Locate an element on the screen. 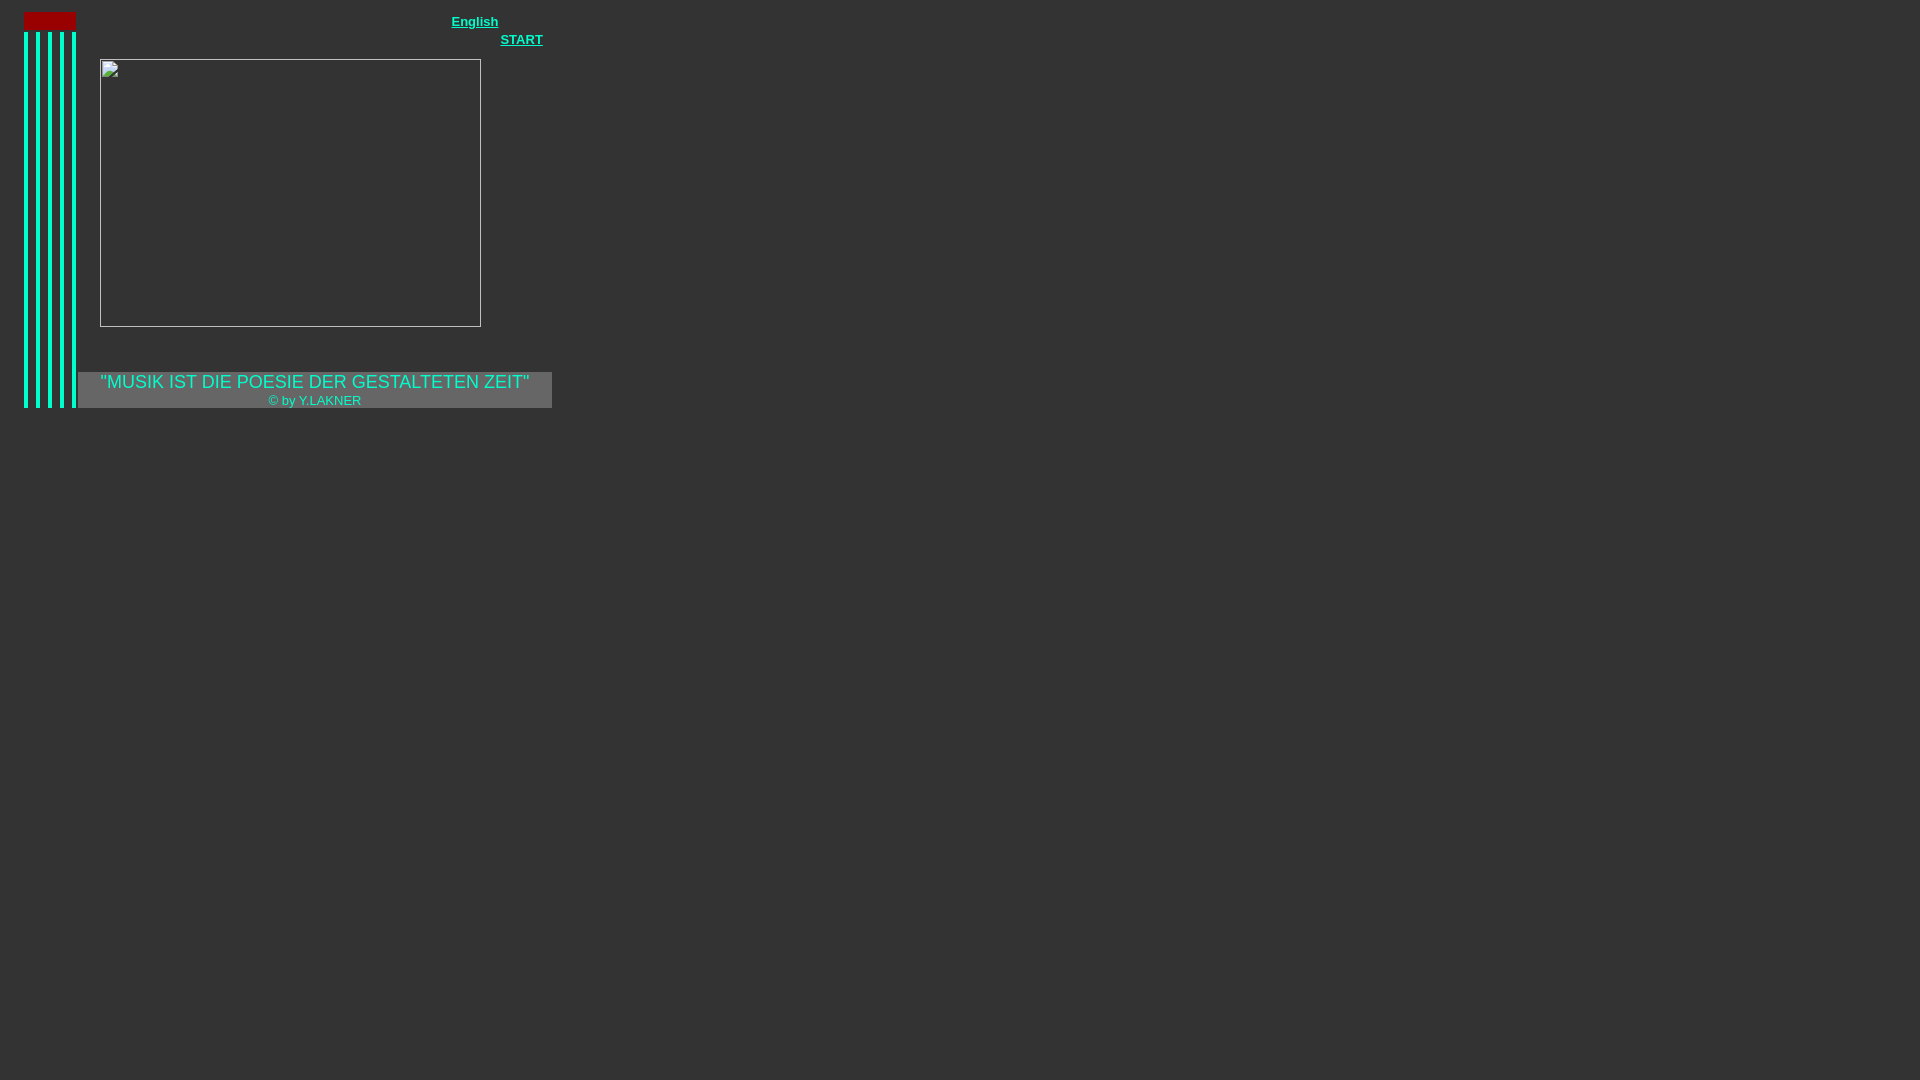 This screenshot has height=1080, width=1920. 'English' is located at coordinates (474, 21).